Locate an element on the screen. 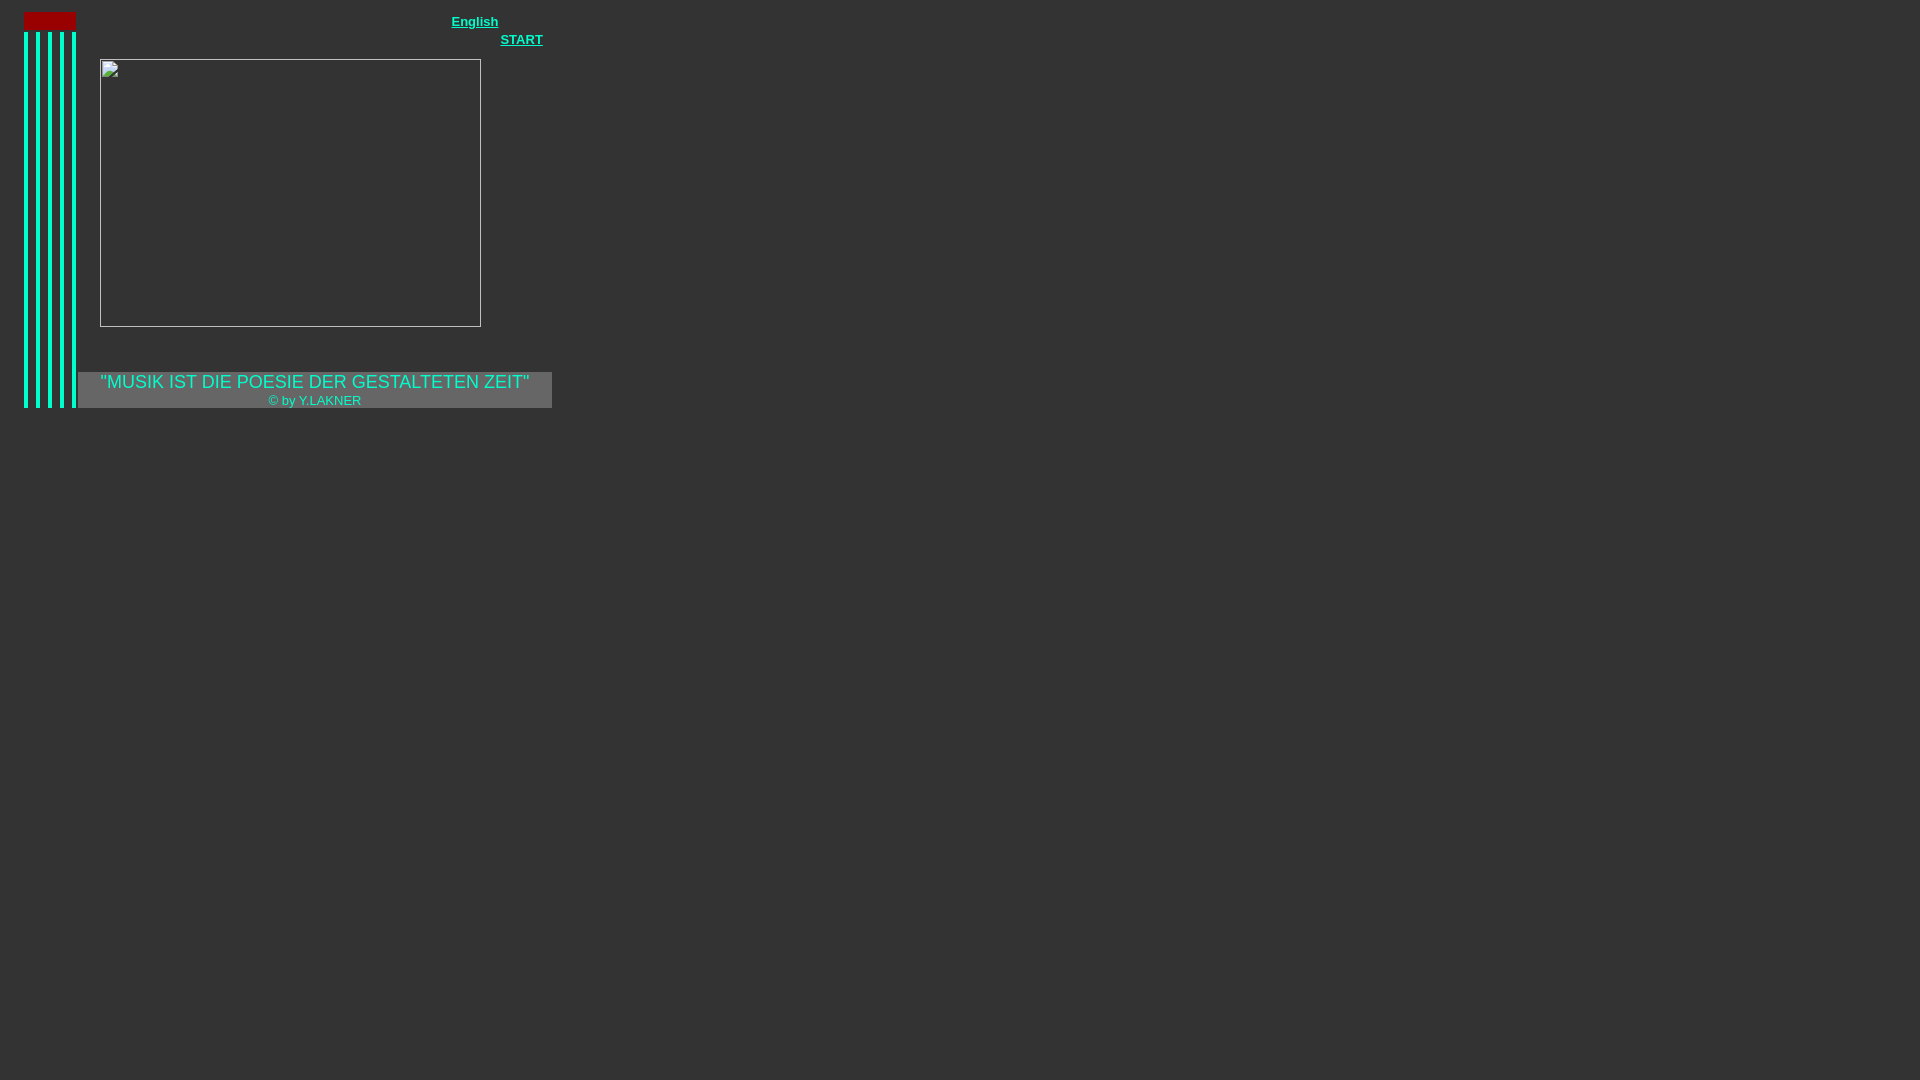 This screenshot has height=1080, width=1920. 'English' is located at coordinates (474, 21).